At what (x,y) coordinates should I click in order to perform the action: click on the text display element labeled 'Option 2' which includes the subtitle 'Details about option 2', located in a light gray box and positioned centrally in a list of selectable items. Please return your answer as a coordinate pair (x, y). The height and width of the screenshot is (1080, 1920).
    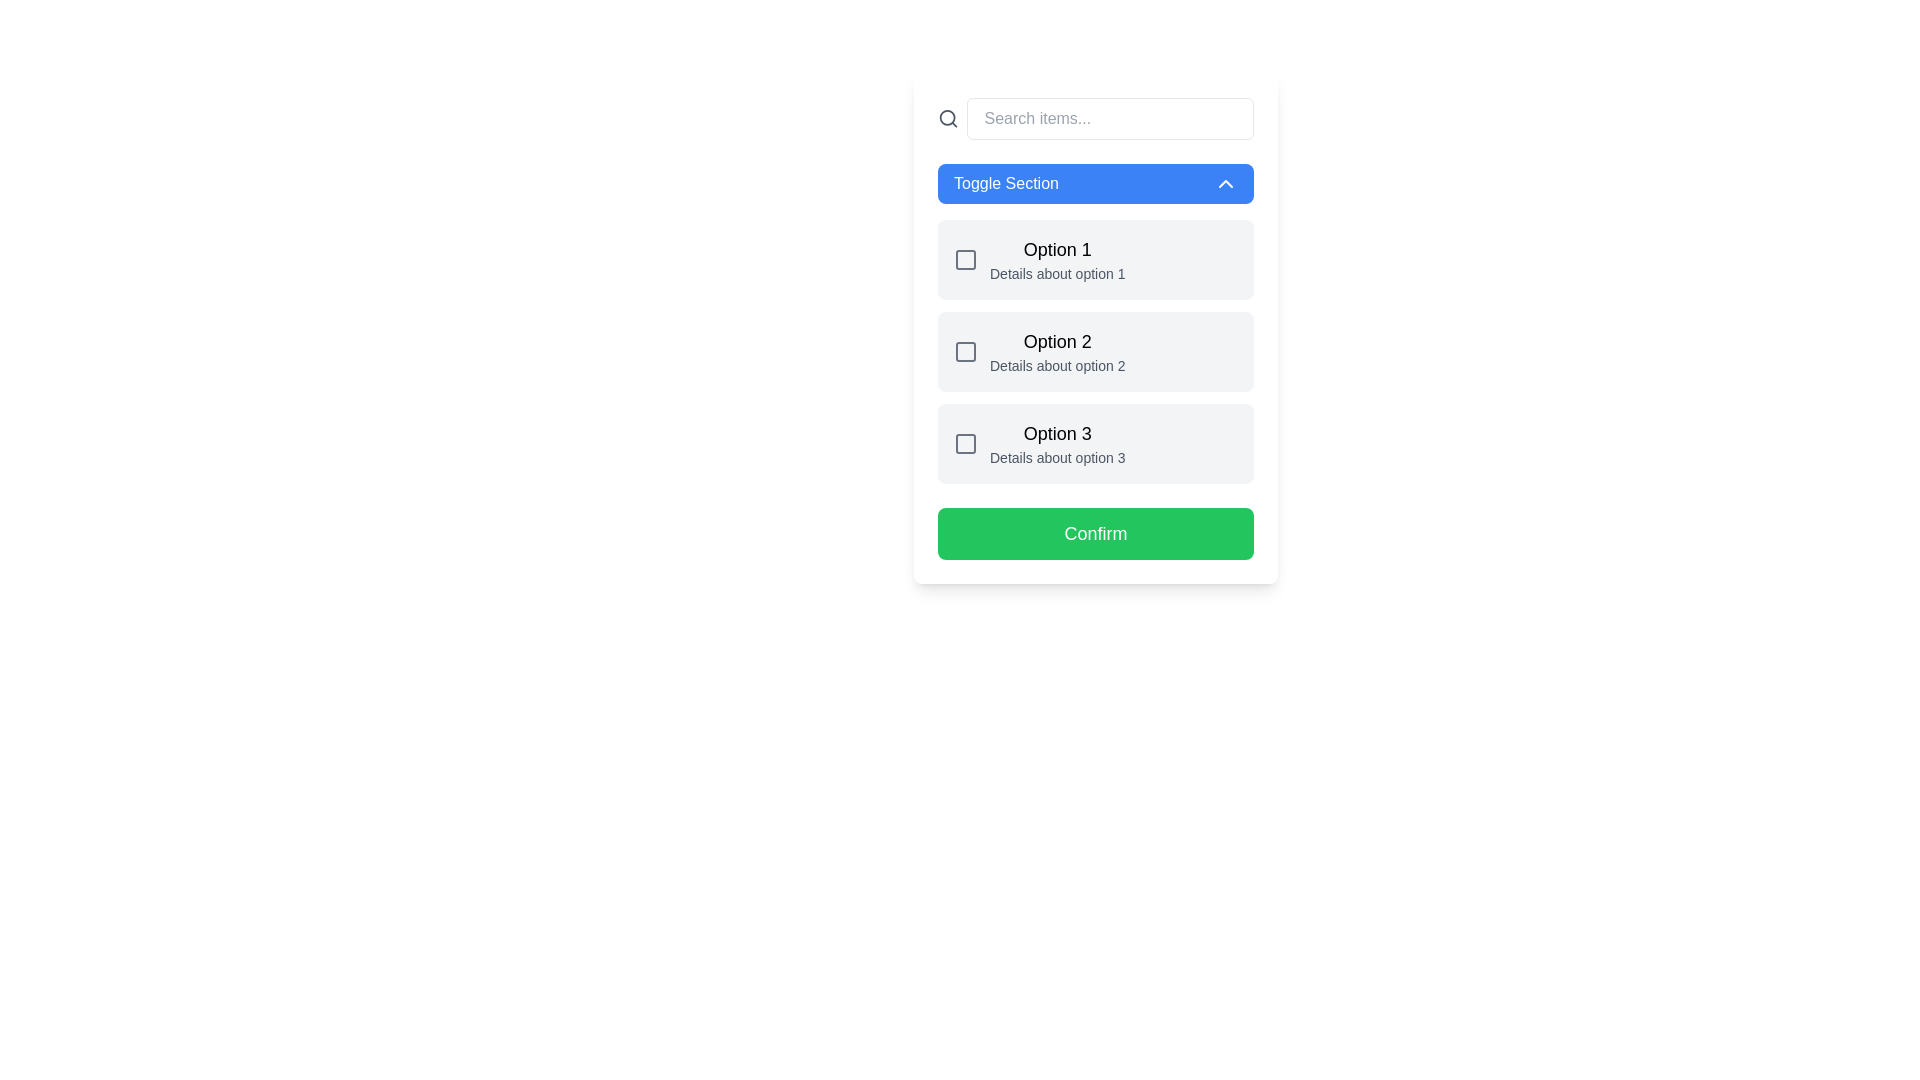
    Looking at the image, I should click on (1056, 350).